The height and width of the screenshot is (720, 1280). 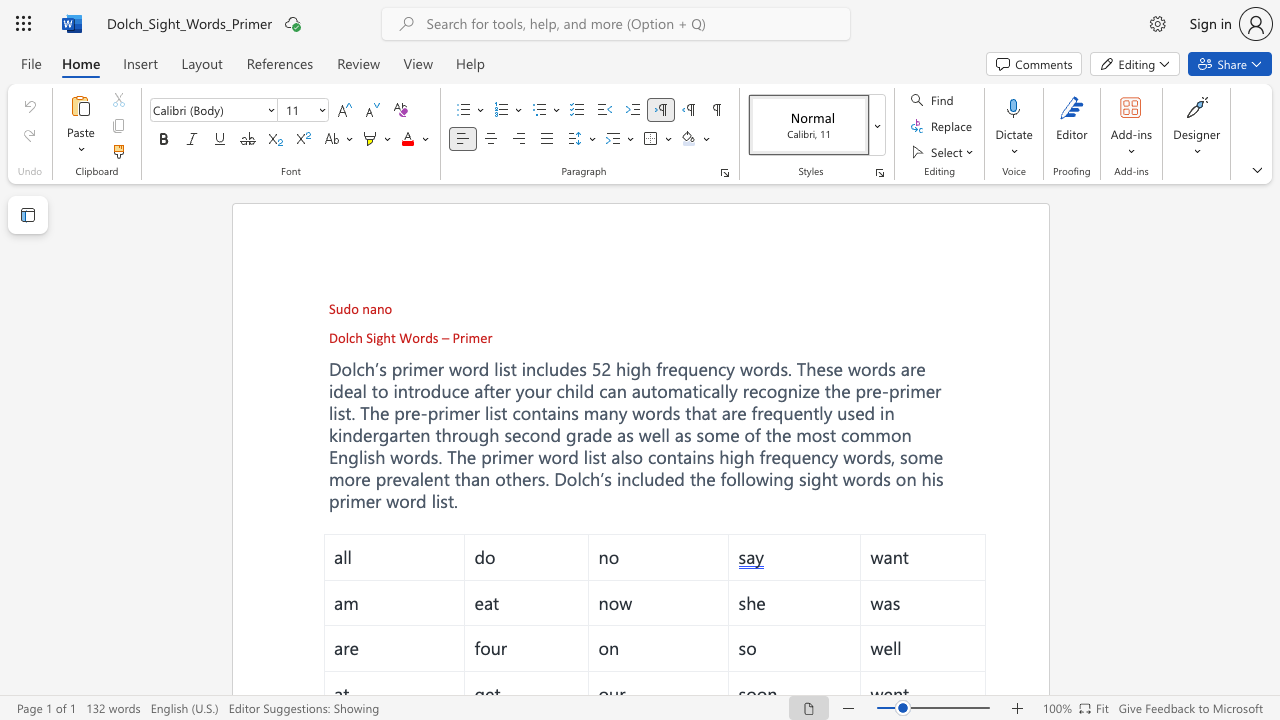 I want to click on the subset text "any words th" within the text "many words that are", so click(x=598, y=411).